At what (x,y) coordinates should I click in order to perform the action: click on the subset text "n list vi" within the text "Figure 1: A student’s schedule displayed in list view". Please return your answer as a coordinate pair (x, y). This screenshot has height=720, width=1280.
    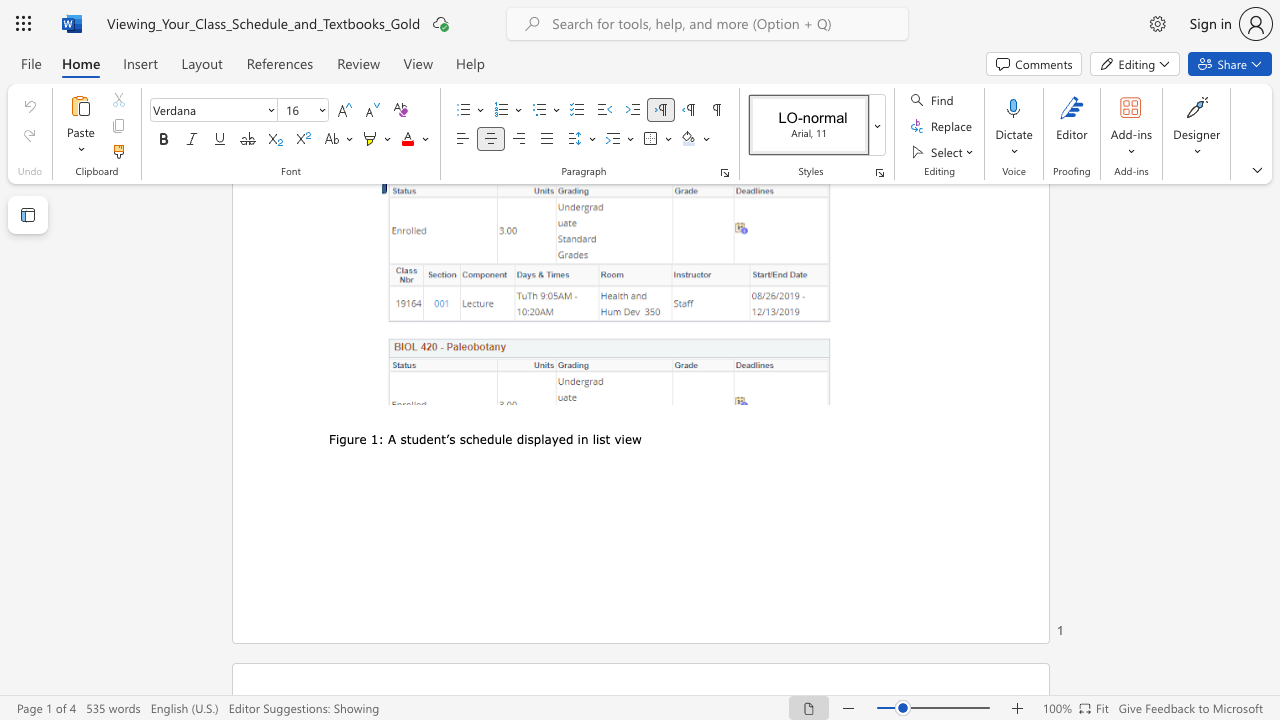
    Looking at the image, I should click on (579, 438).